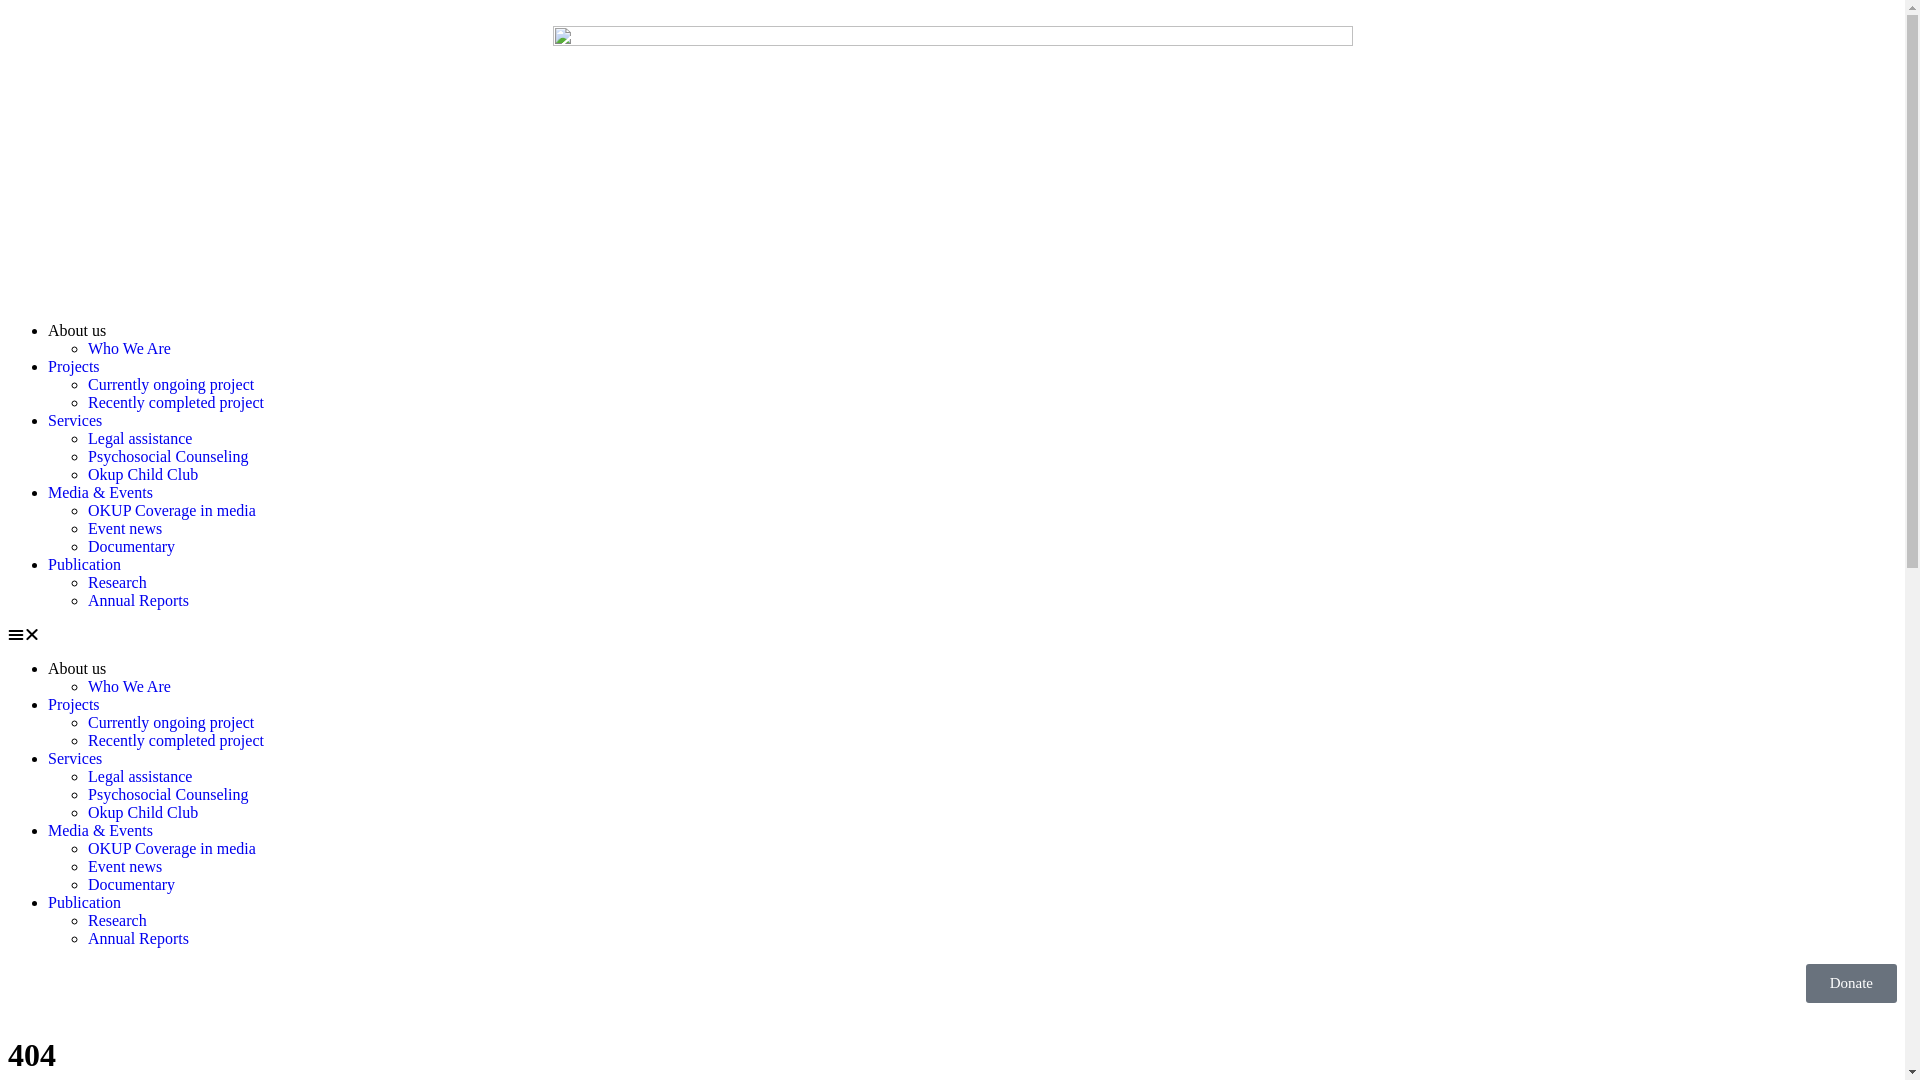 Image resolution: width=1920 pixels, height=1080 pixels. What do you see at coordinates (76, 329) in the screenshot?
I see `'About us'` at bounding box center [76, 329].